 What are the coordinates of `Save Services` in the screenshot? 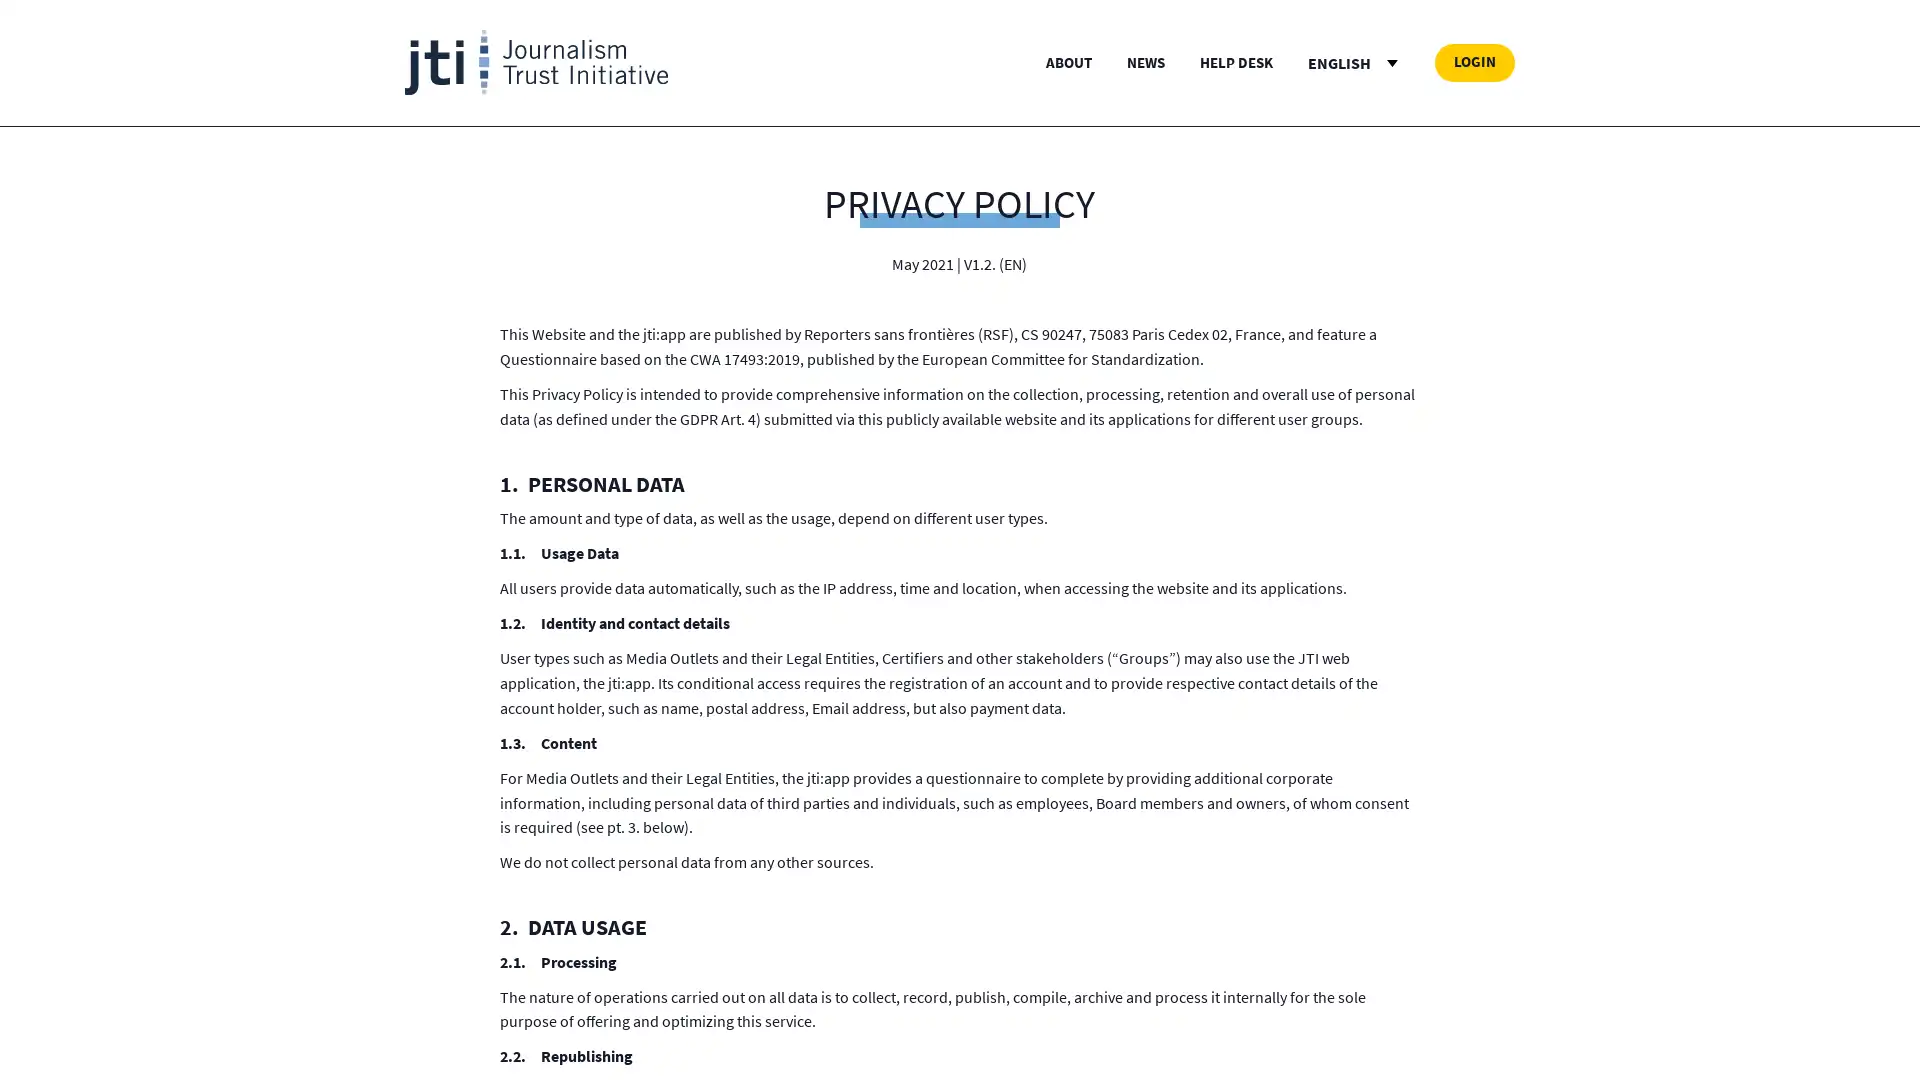 It's located at (762, 654).